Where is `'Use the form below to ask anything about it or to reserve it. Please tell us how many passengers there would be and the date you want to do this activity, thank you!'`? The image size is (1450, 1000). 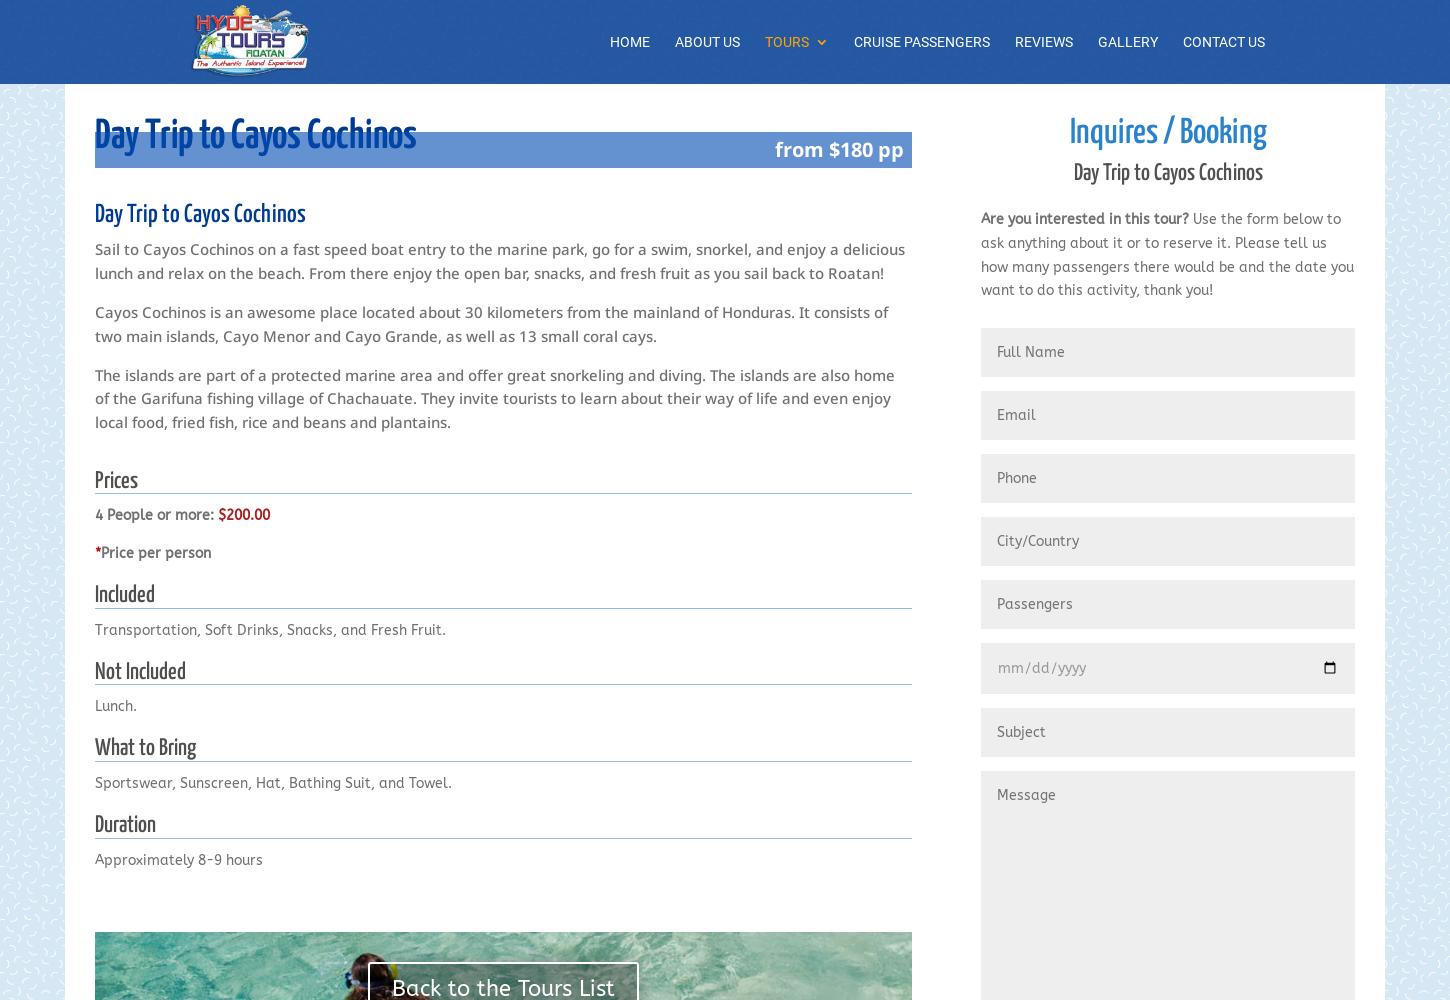 'Use the form below to ask anything about it or to reserve it. Please tell us how many passengers there would be and the date you want to do this activity, thank you!' is located at coordinates (1166, 255).